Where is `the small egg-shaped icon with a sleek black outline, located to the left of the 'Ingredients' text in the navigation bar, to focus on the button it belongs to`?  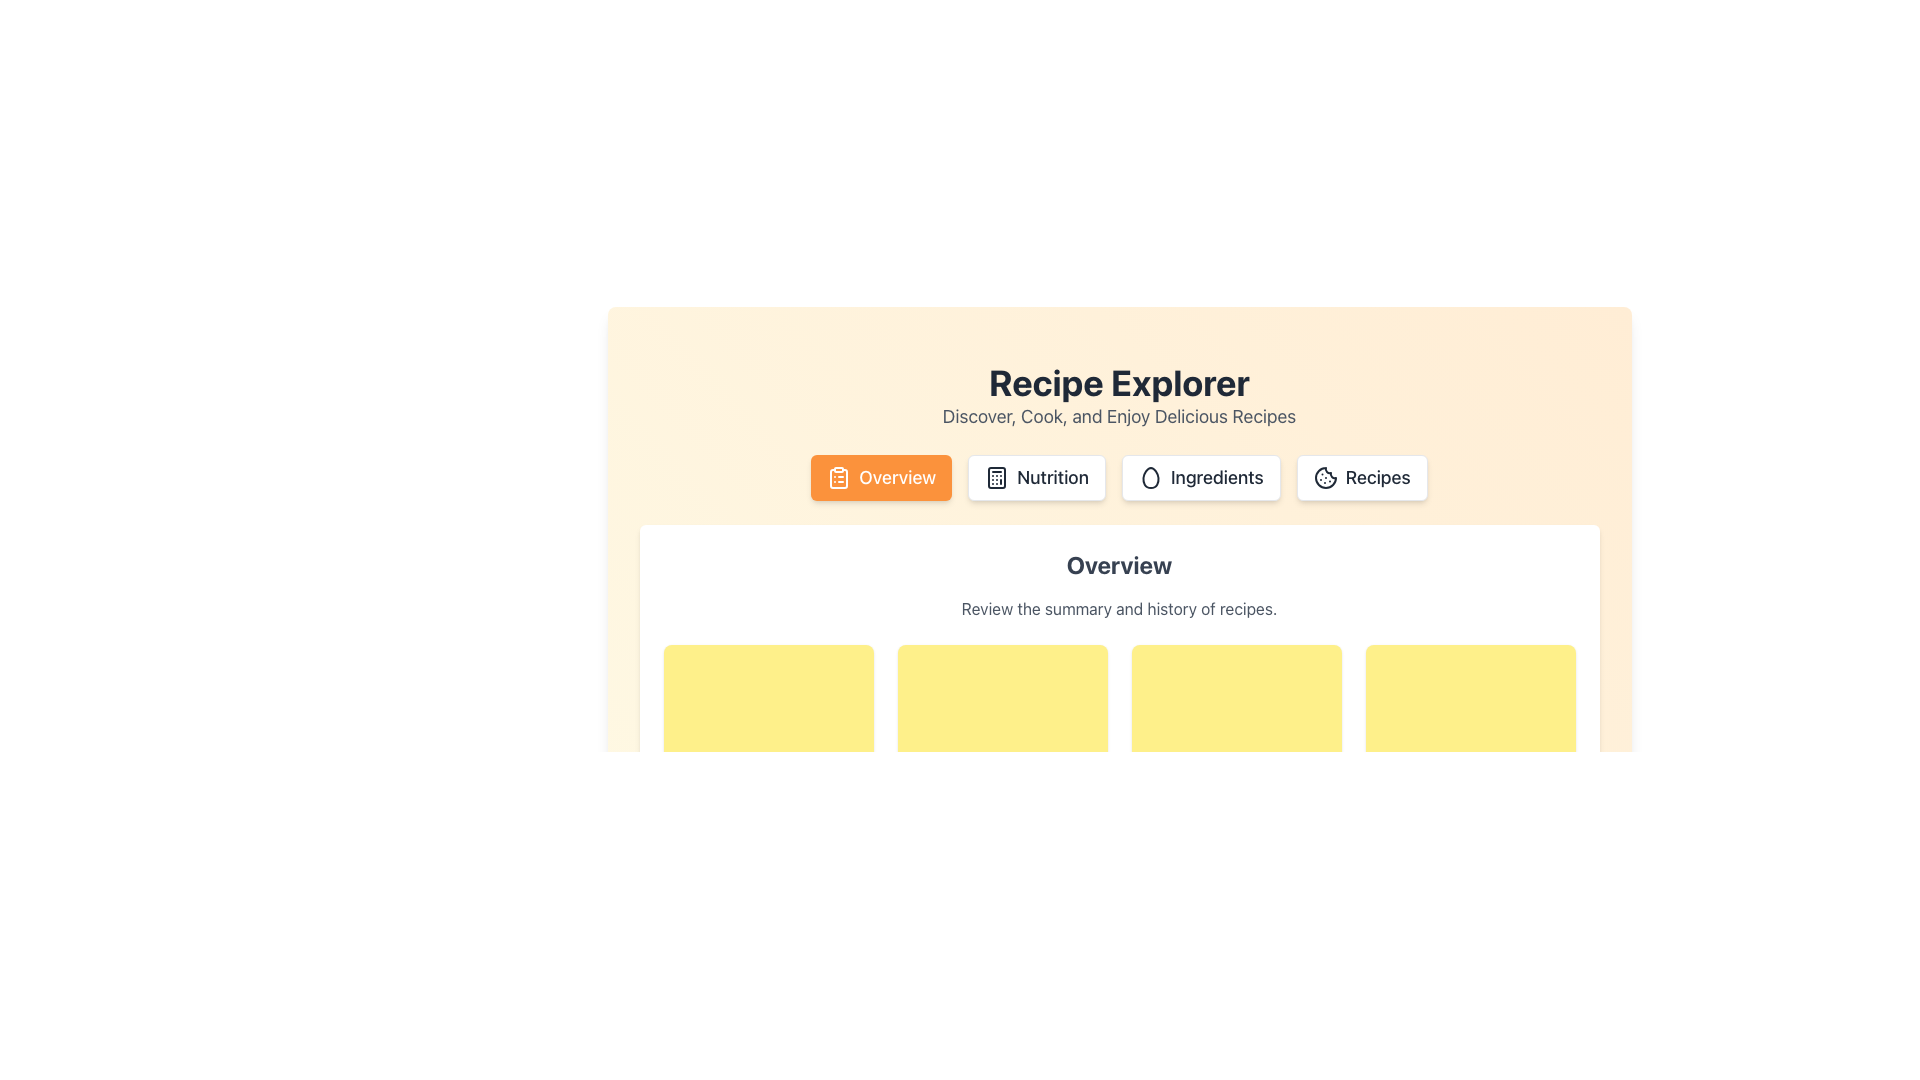
the small egg-shaped icon with a sleek black outline, located to the left of the 'Ingredients' text in the navigation bar, to focus on the button it belongs to is located at coordinates (1151, 478).